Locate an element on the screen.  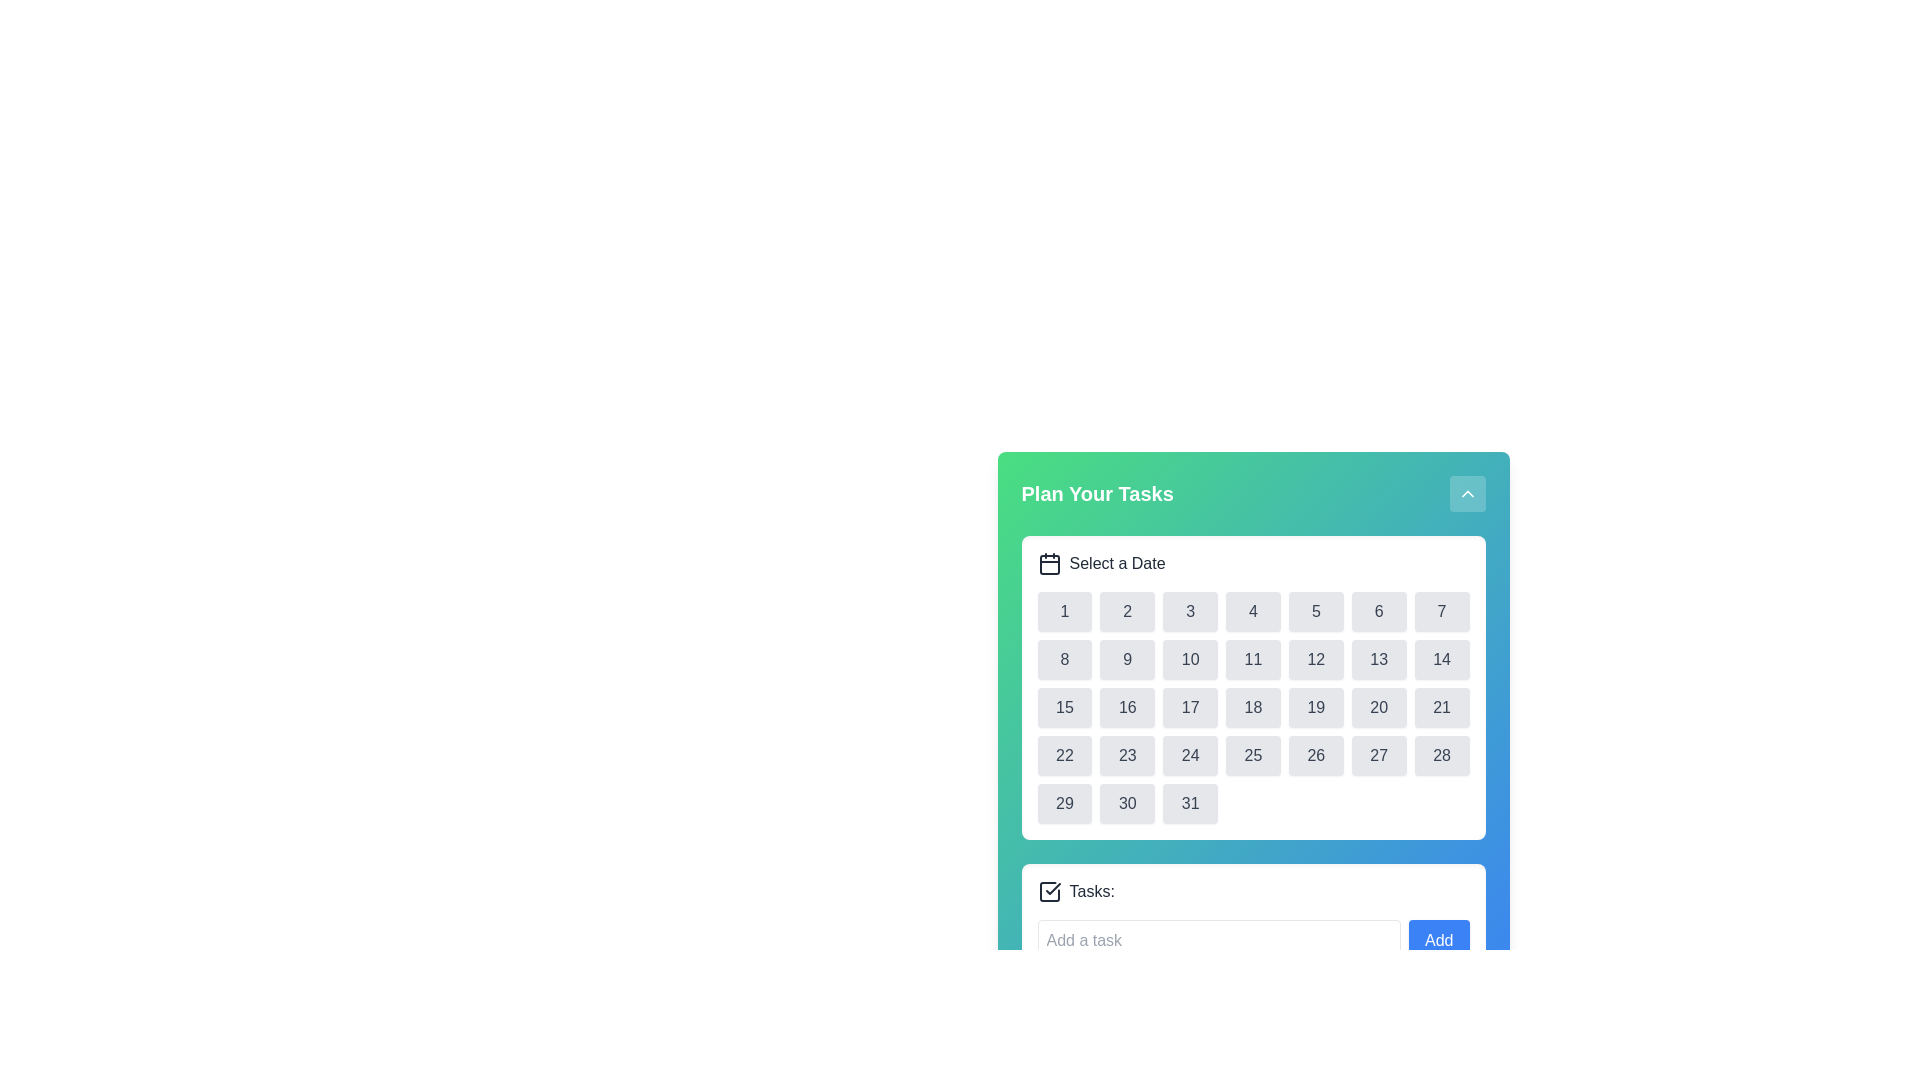
the rectangular button with rounded corners that displays the text '19' in gray, located in the third row and fifth column of the calendar section is located at coordinates (1316, 707).